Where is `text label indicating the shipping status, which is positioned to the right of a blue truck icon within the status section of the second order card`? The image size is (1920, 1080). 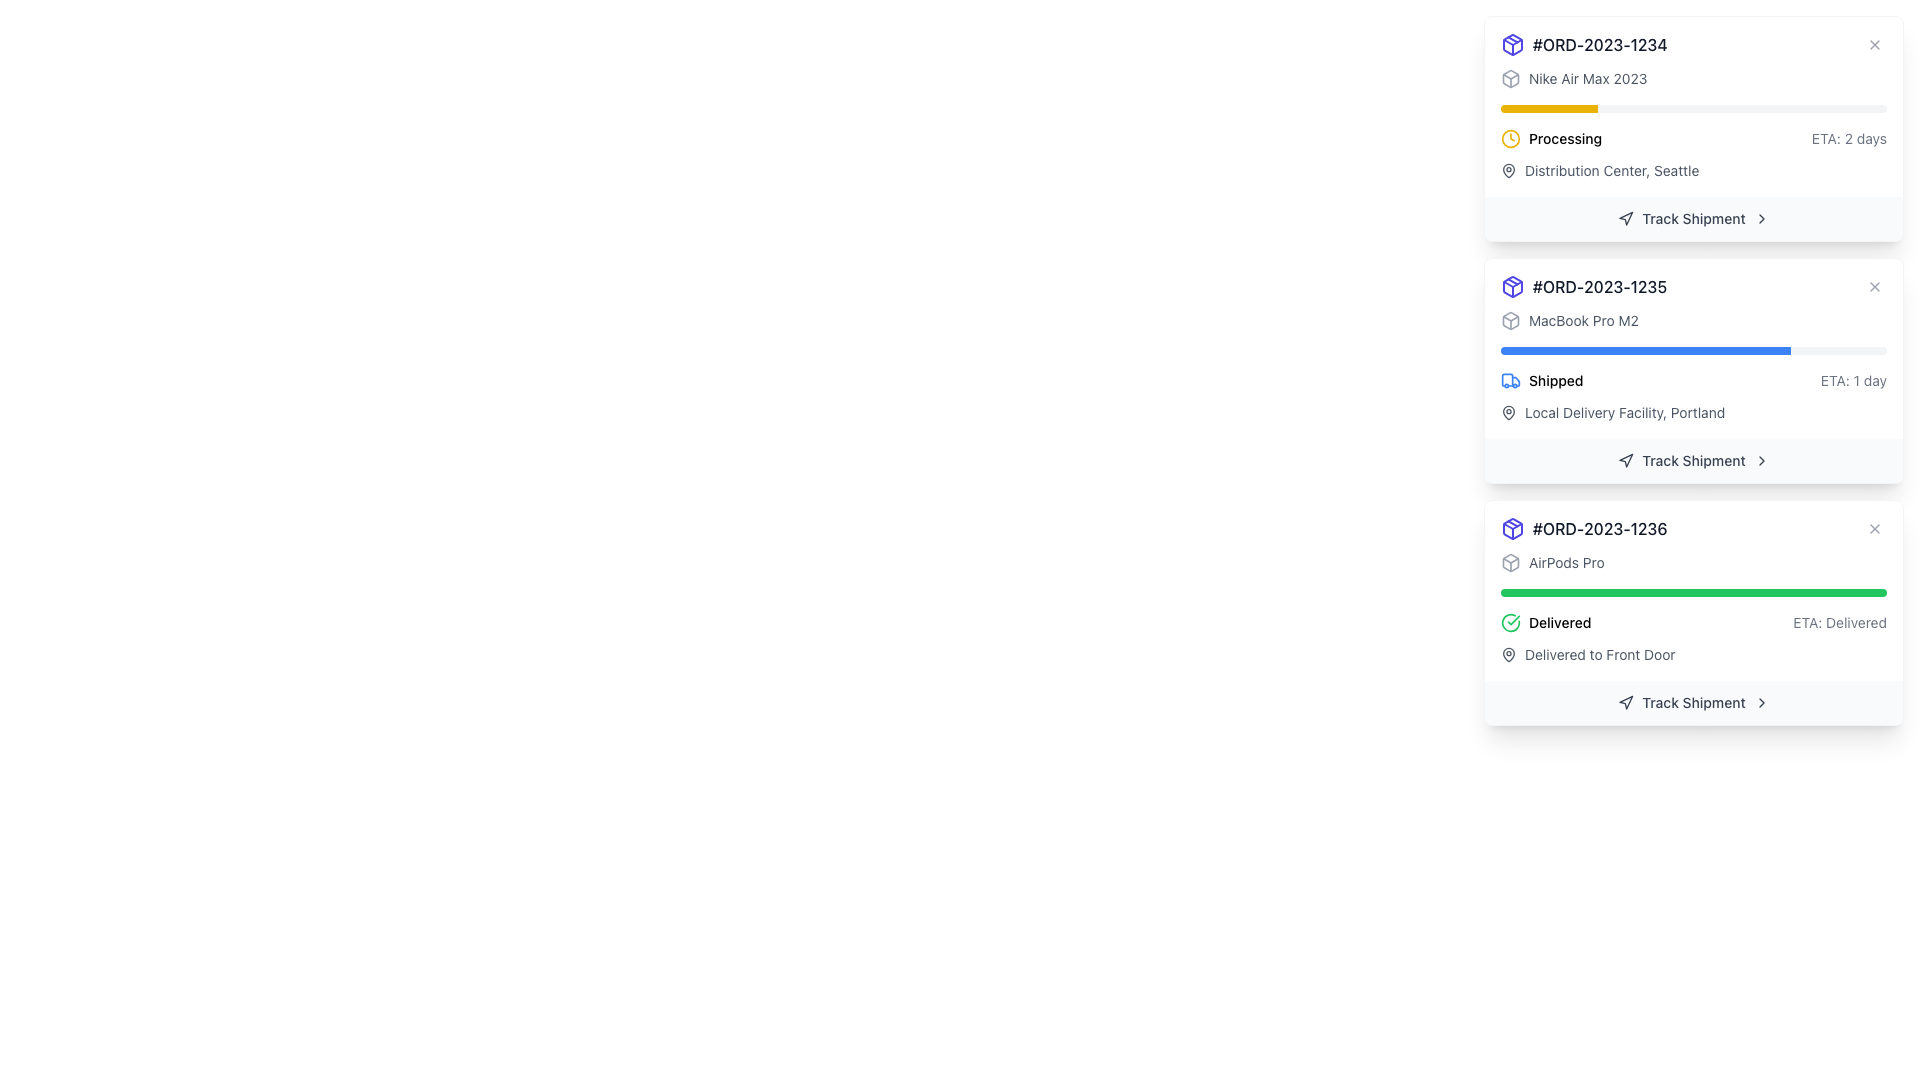 text label indicating the shipping status, which is positioned to the right of a blue truck icon within the status section of the second order card is located at coordinates (1555, 381).